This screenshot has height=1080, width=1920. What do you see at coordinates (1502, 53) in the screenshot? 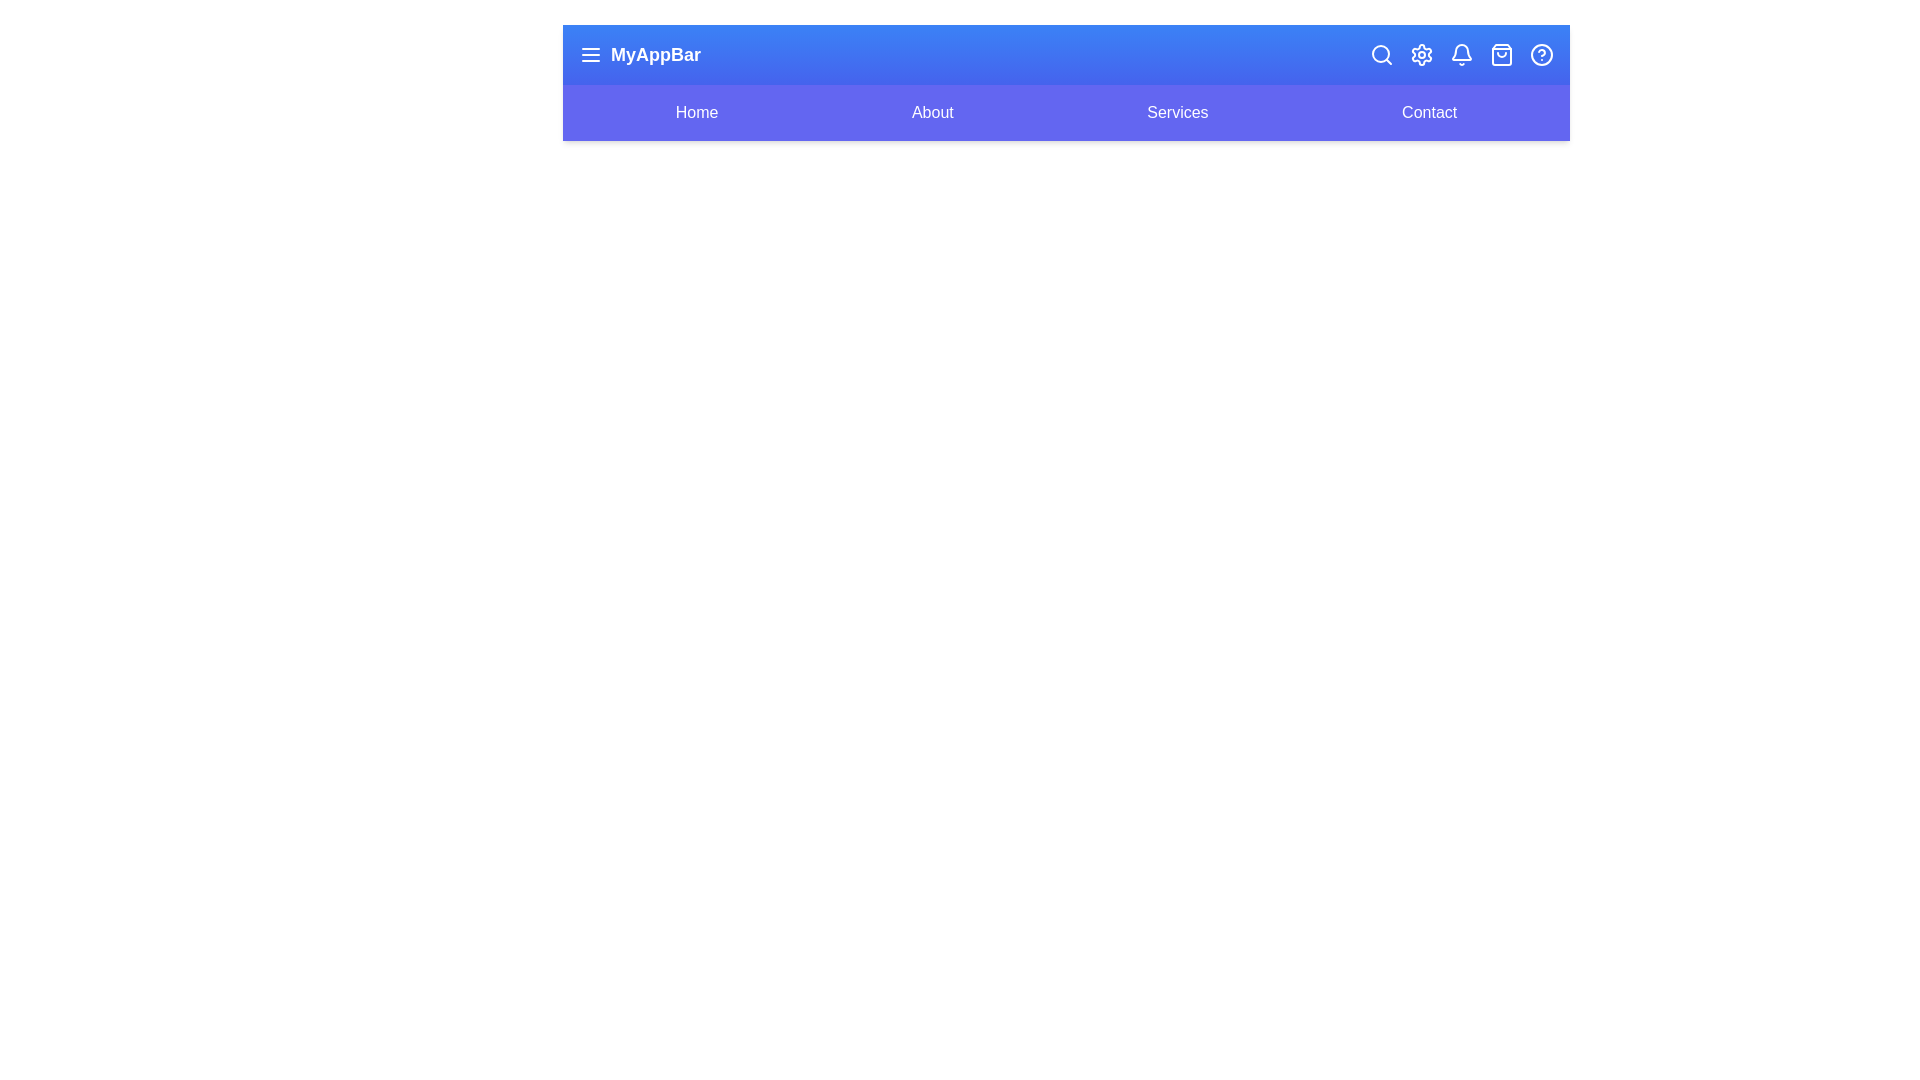
I see `the shopping_bag icon to perform its action` at bounding box center [1502, 53].